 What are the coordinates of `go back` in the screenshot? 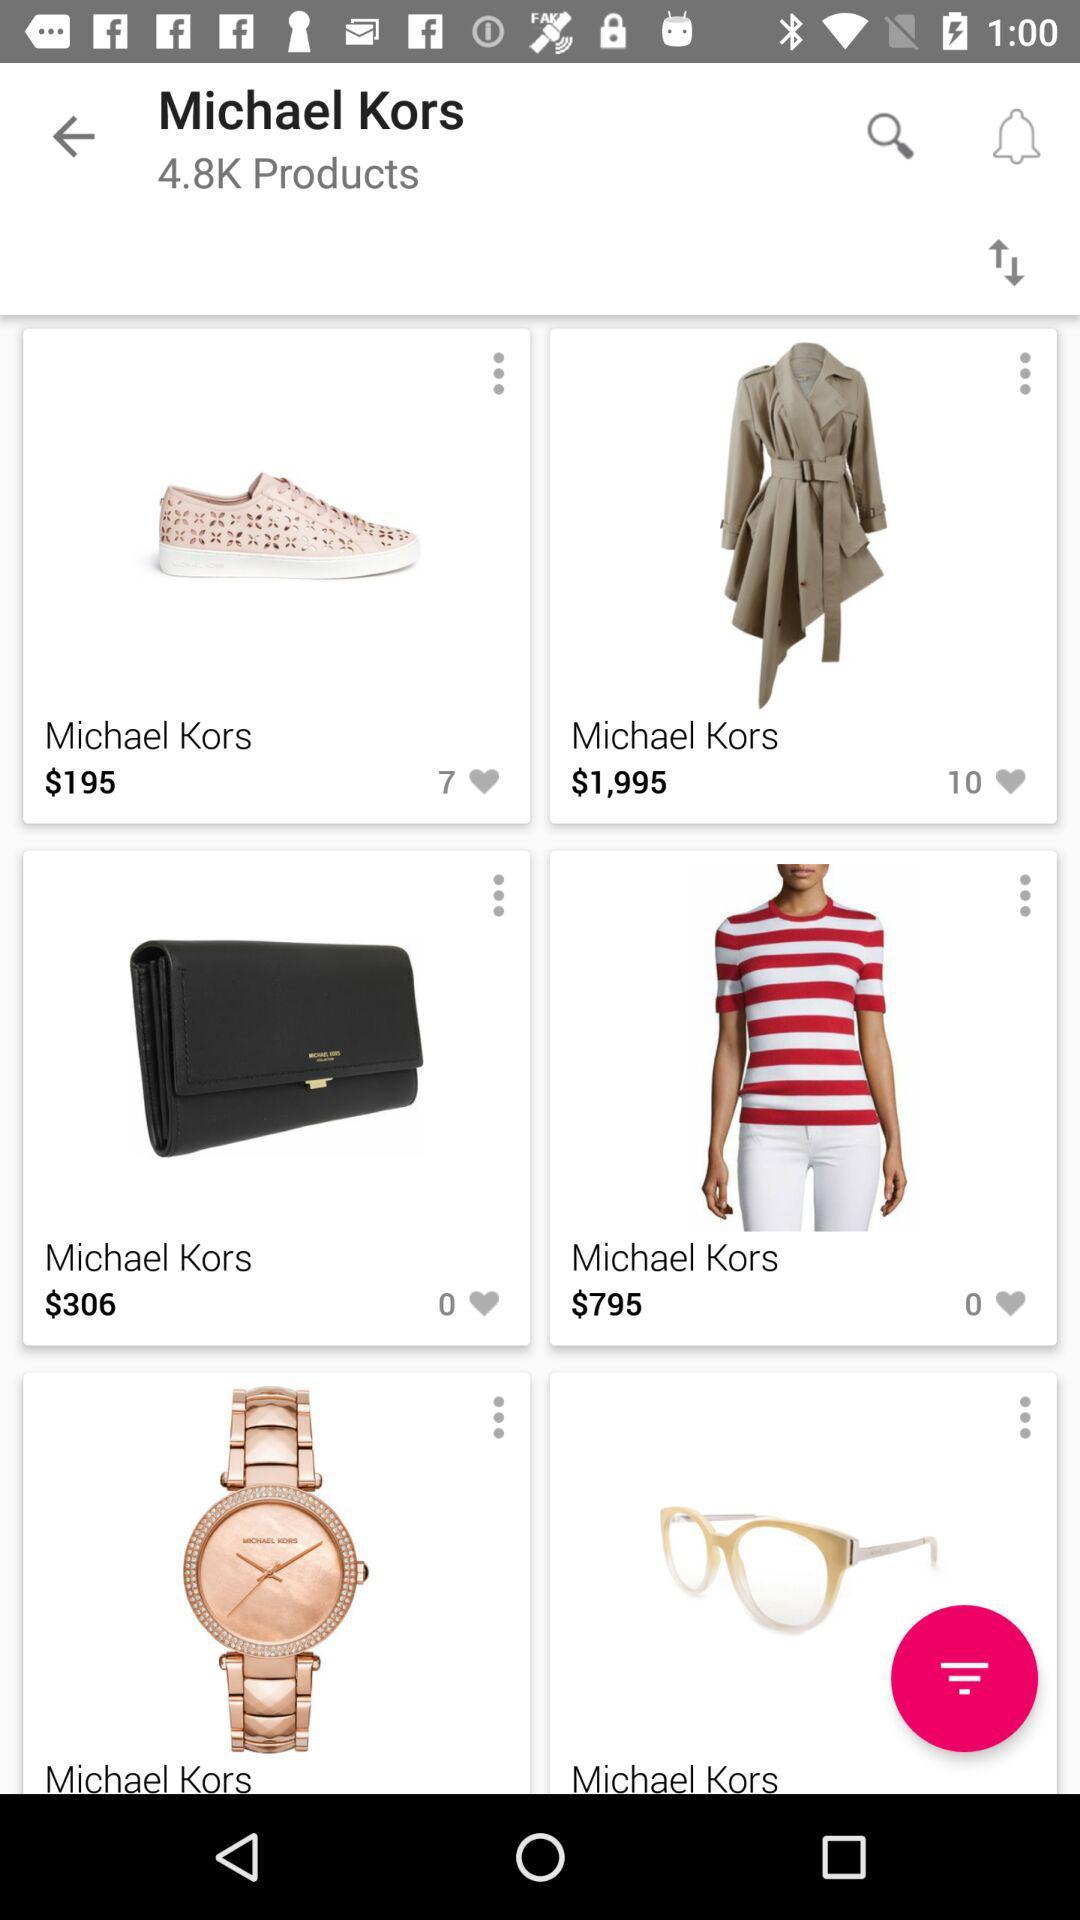 It's located at (1006, 261).